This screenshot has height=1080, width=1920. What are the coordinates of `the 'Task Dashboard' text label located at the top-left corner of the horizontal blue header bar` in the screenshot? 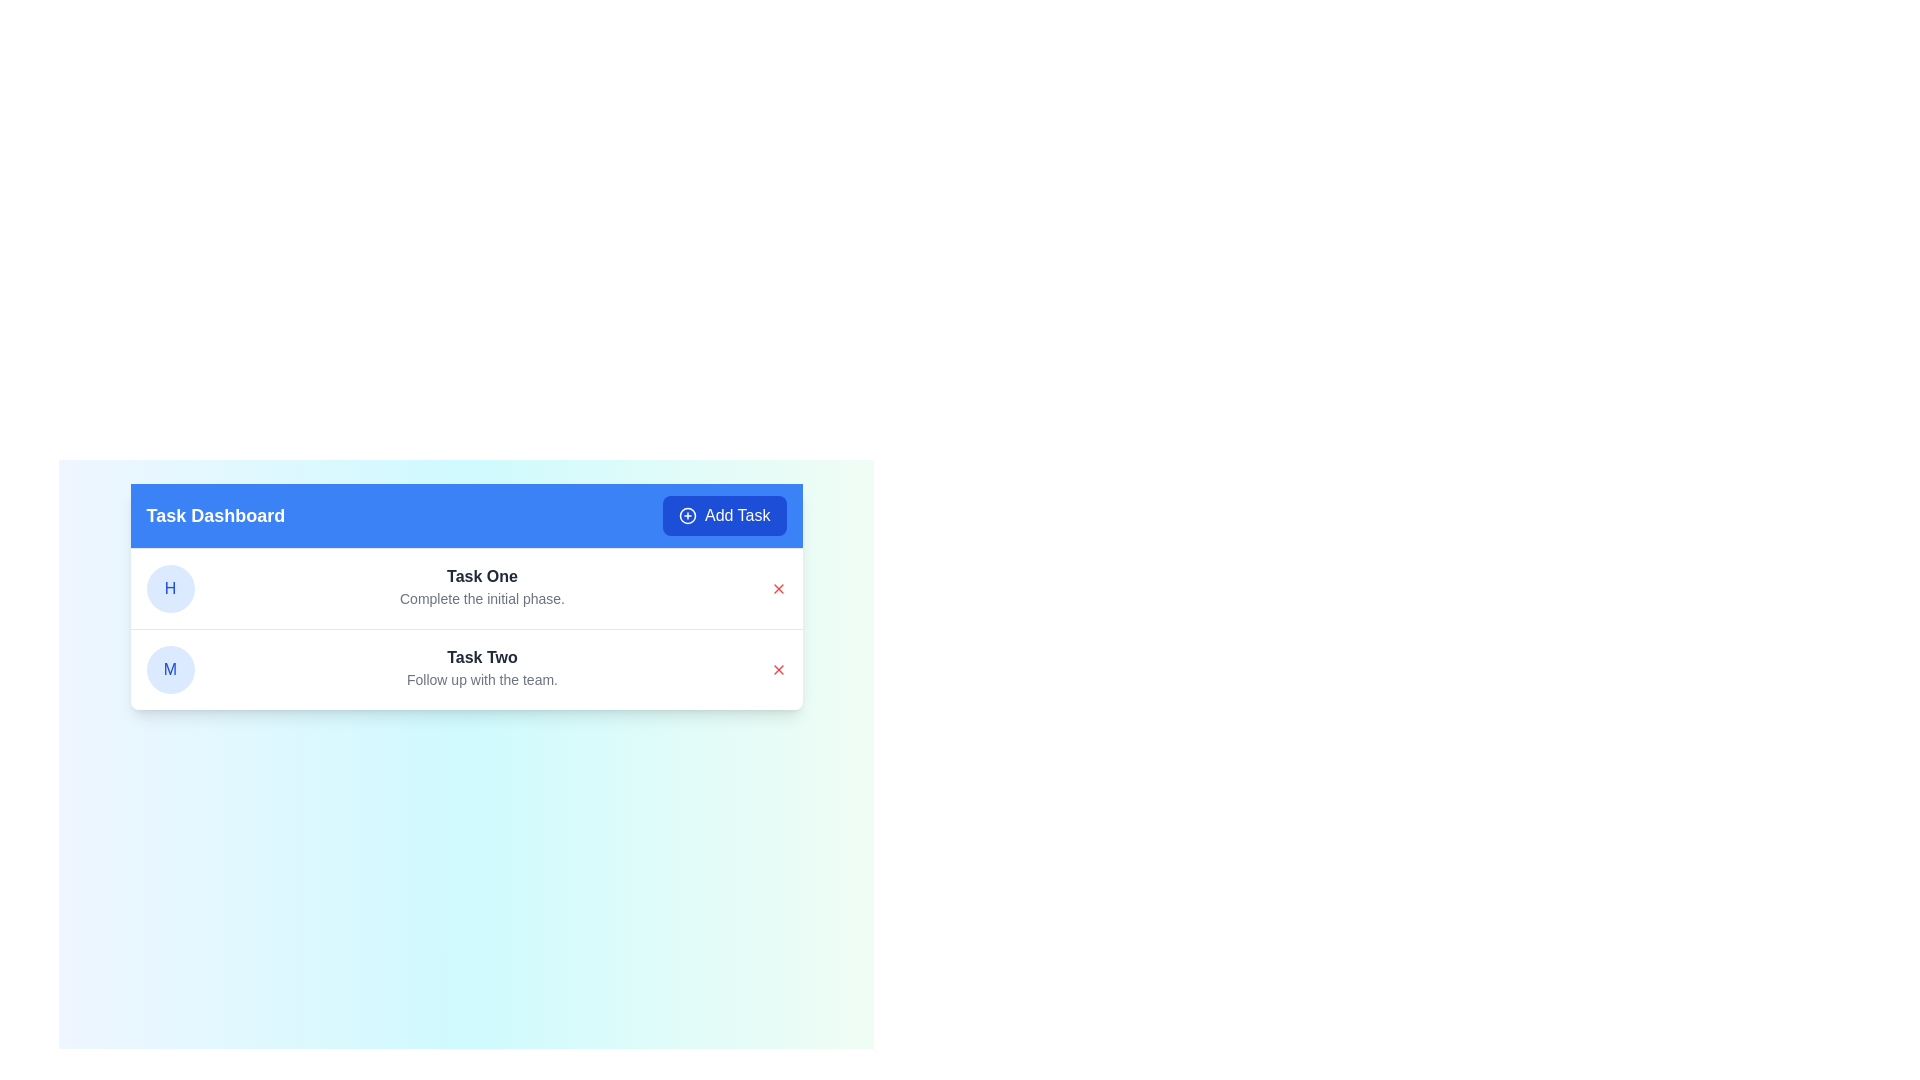 It's located at (215, 515).